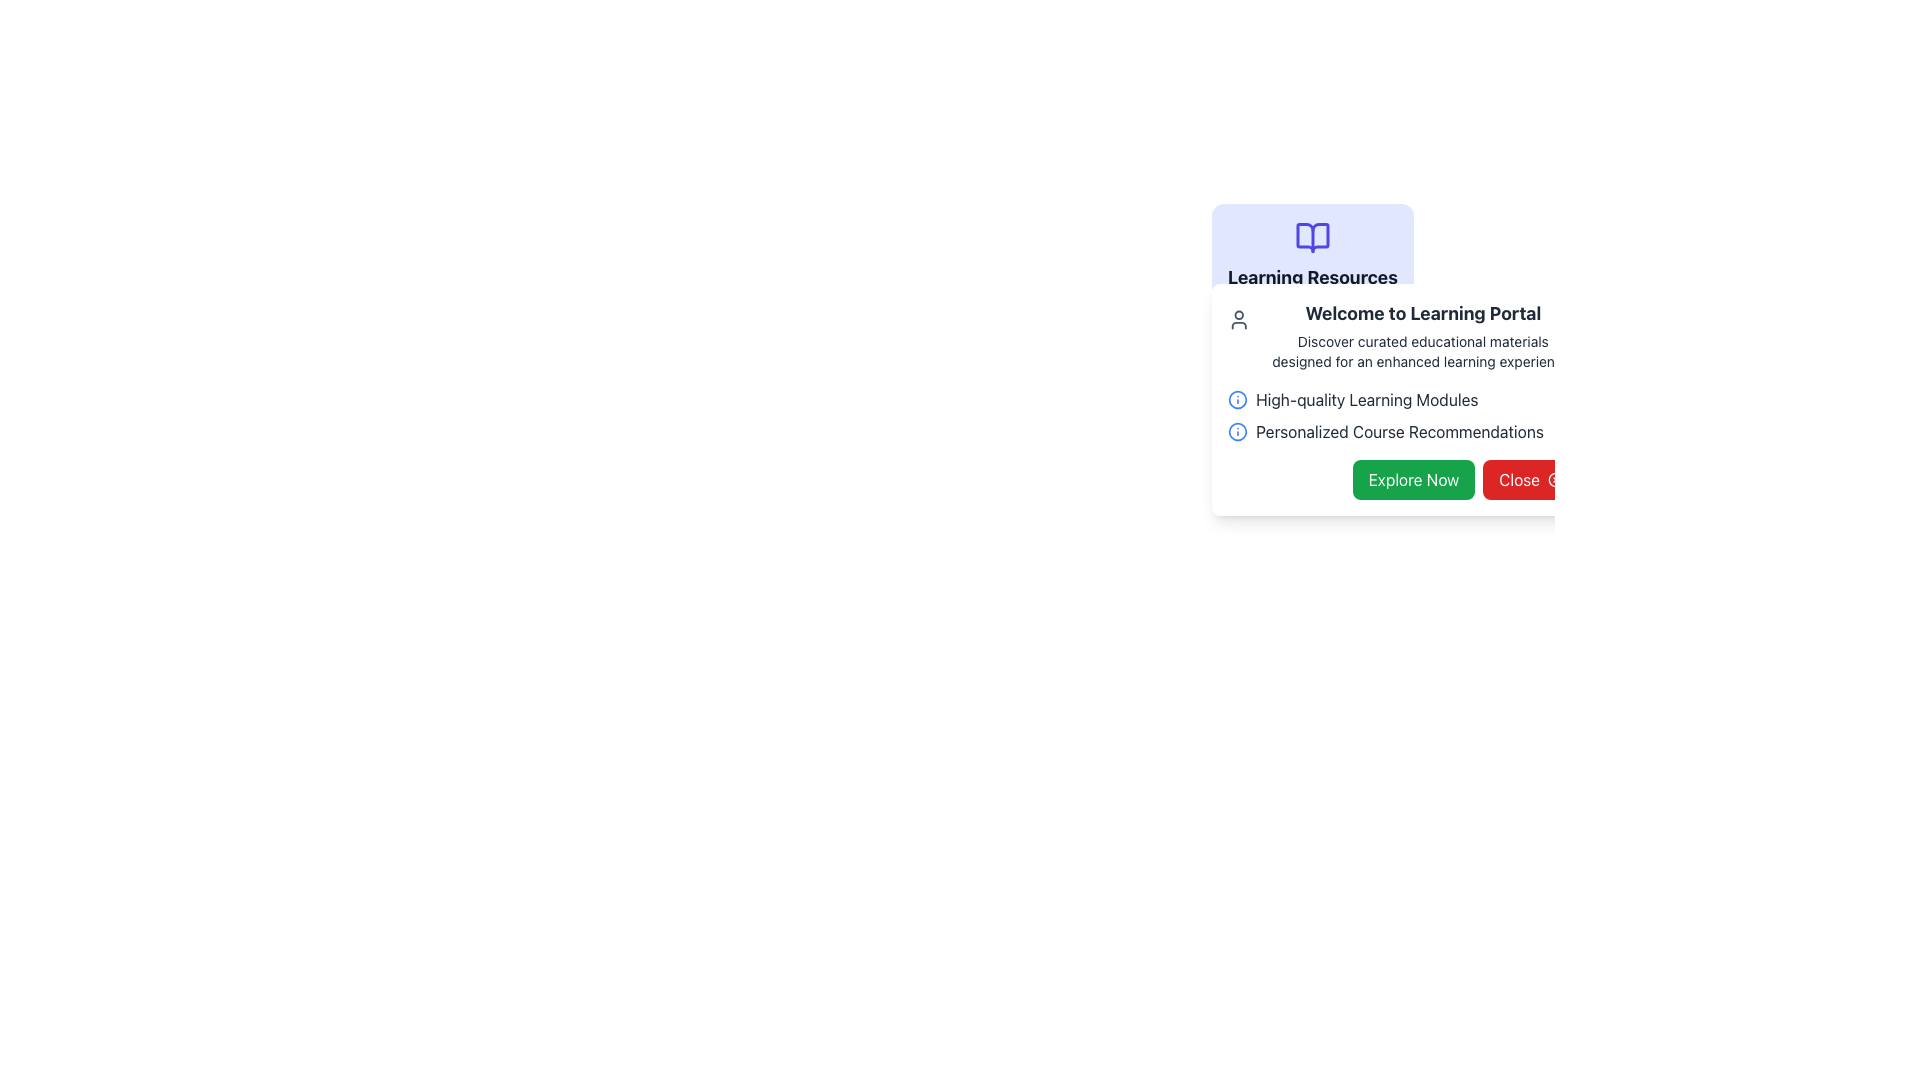 The width and height of the screenshot is (1920, 1080). Describe the element at coordinates (1312, 254) in the screenshot. I see `the Header component at the top center of the white dialog box that conveys the theme or title of the displayed learning resources` at that location.